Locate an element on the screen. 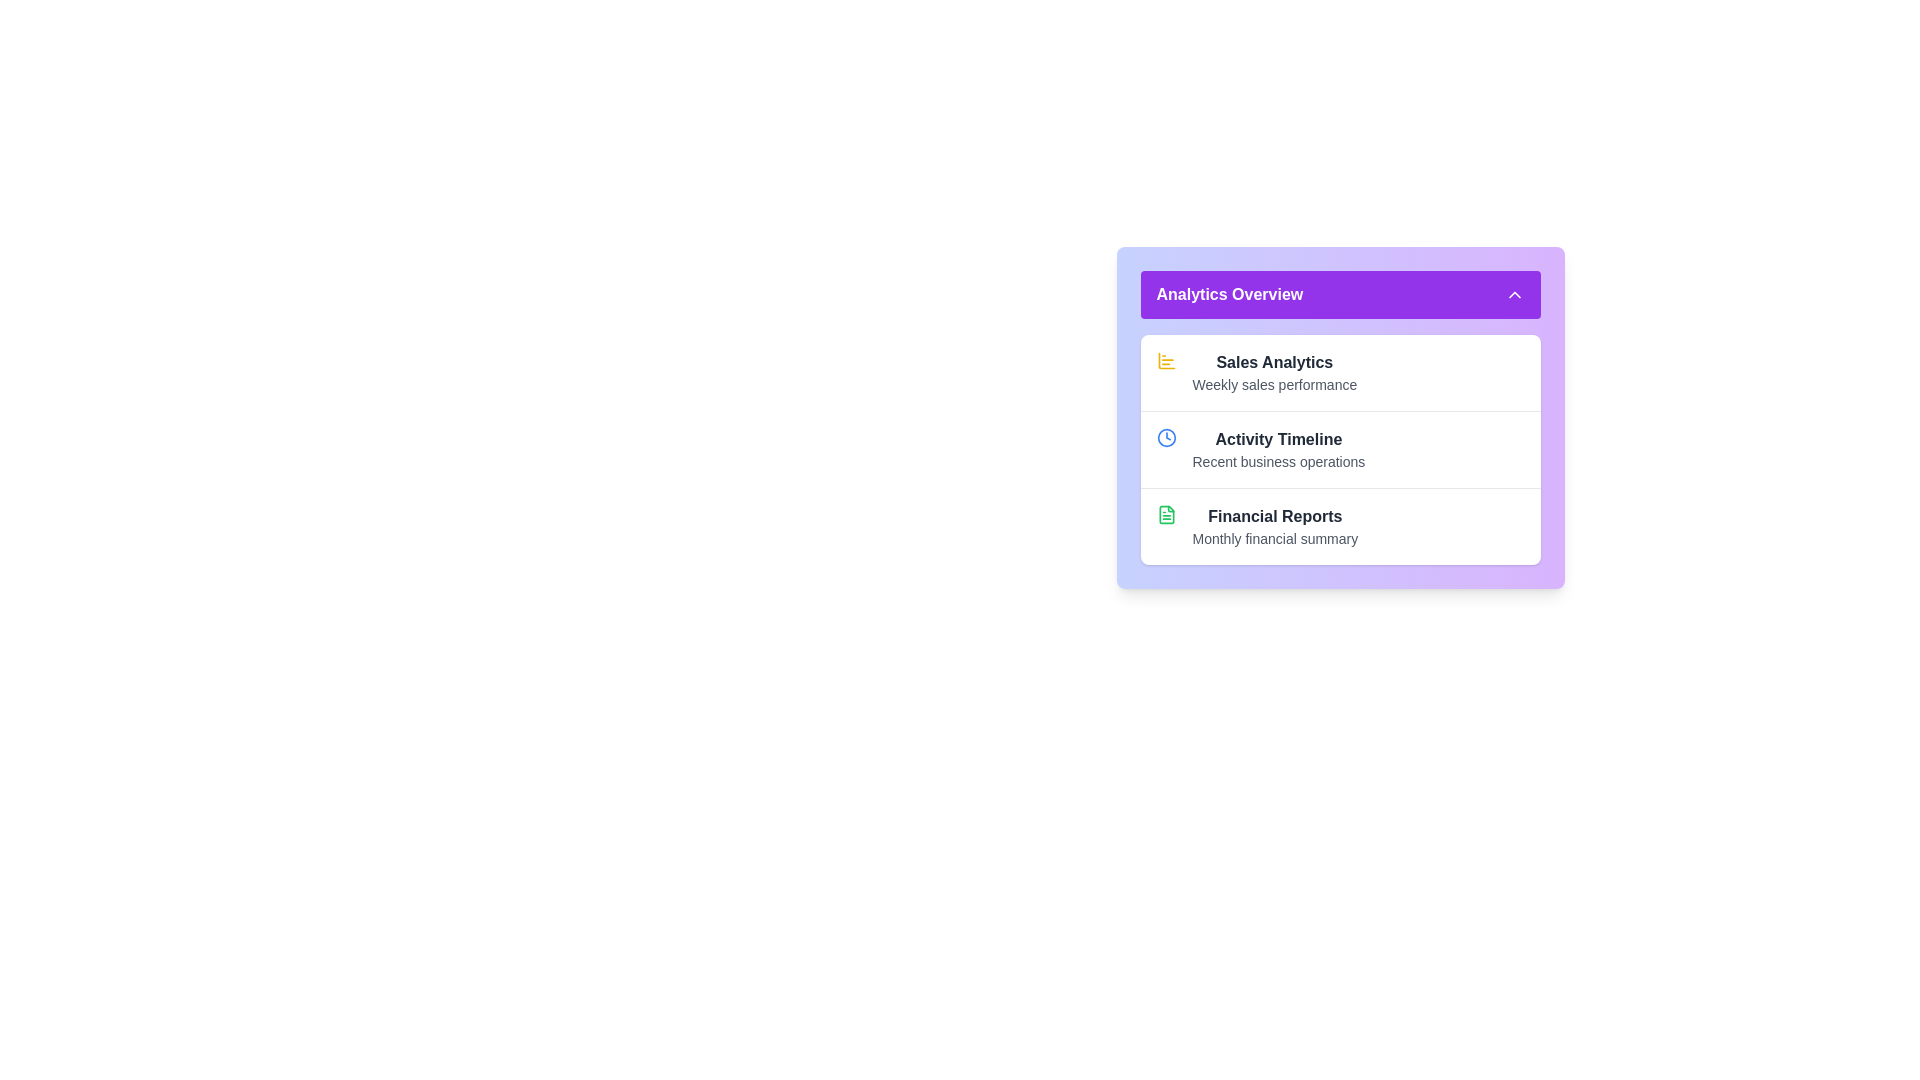 The height and width of the screenshot is (1080, 1920). text label located in the purple header bar, which serves as a title indicating the purpose or content of the panel is located at coordinates (1228, 294).